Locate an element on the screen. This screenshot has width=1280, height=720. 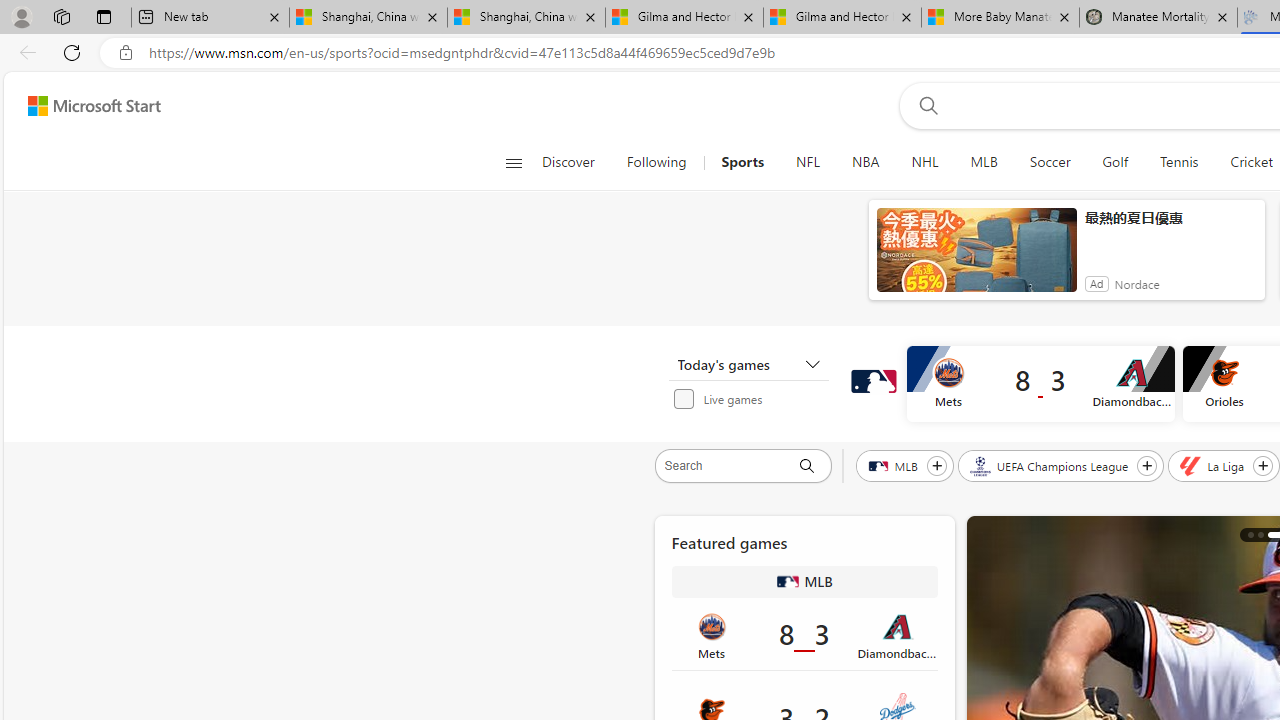
'Follow MLB' is located at coordinates (935, 465).